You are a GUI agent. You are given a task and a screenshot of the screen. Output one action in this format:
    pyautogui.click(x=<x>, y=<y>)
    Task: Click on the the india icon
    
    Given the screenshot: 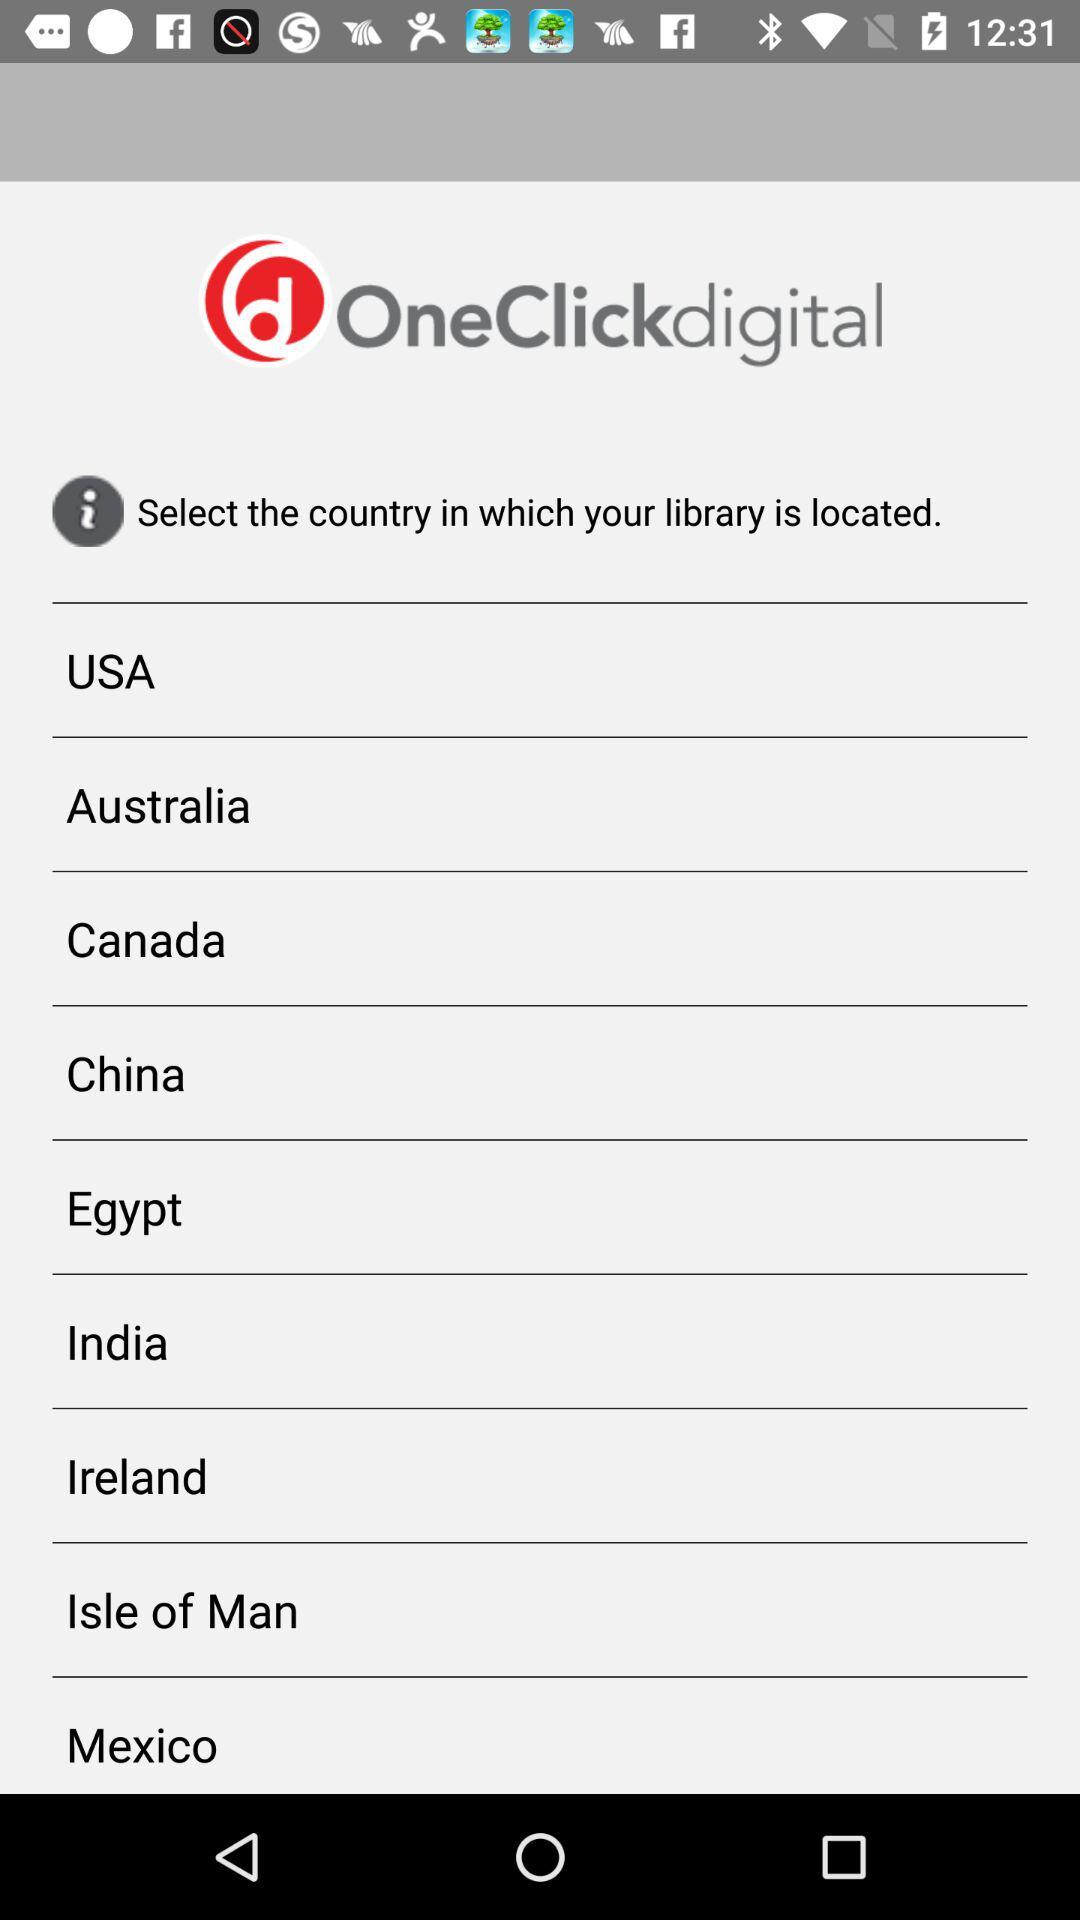 What is the action you would take?
    pyautogui.click(x=540, y=1341)
    